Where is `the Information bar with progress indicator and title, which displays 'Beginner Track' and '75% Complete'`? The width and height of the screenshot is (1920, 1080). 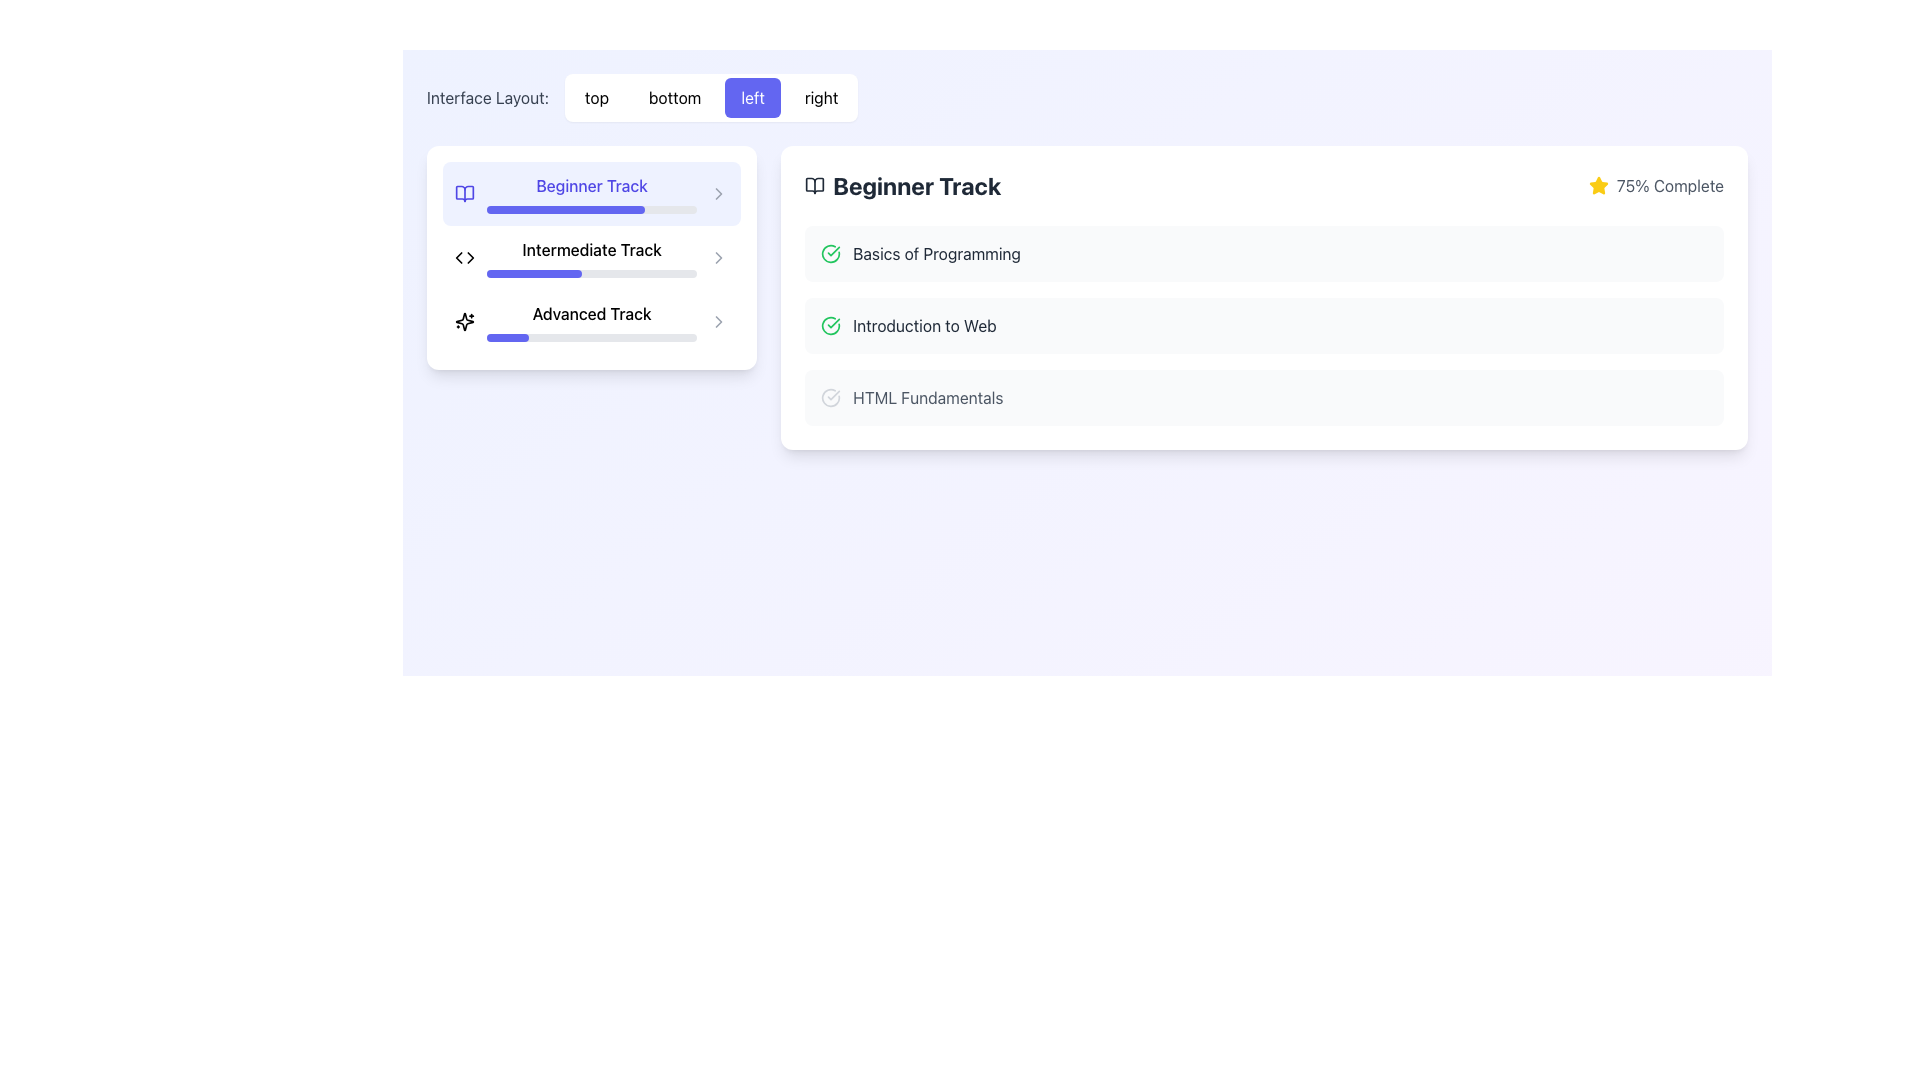
the Information bar with progress indicator and title, which displays 'Beginner Track' and '75% Complete' is located at coordinates (1263, 185).